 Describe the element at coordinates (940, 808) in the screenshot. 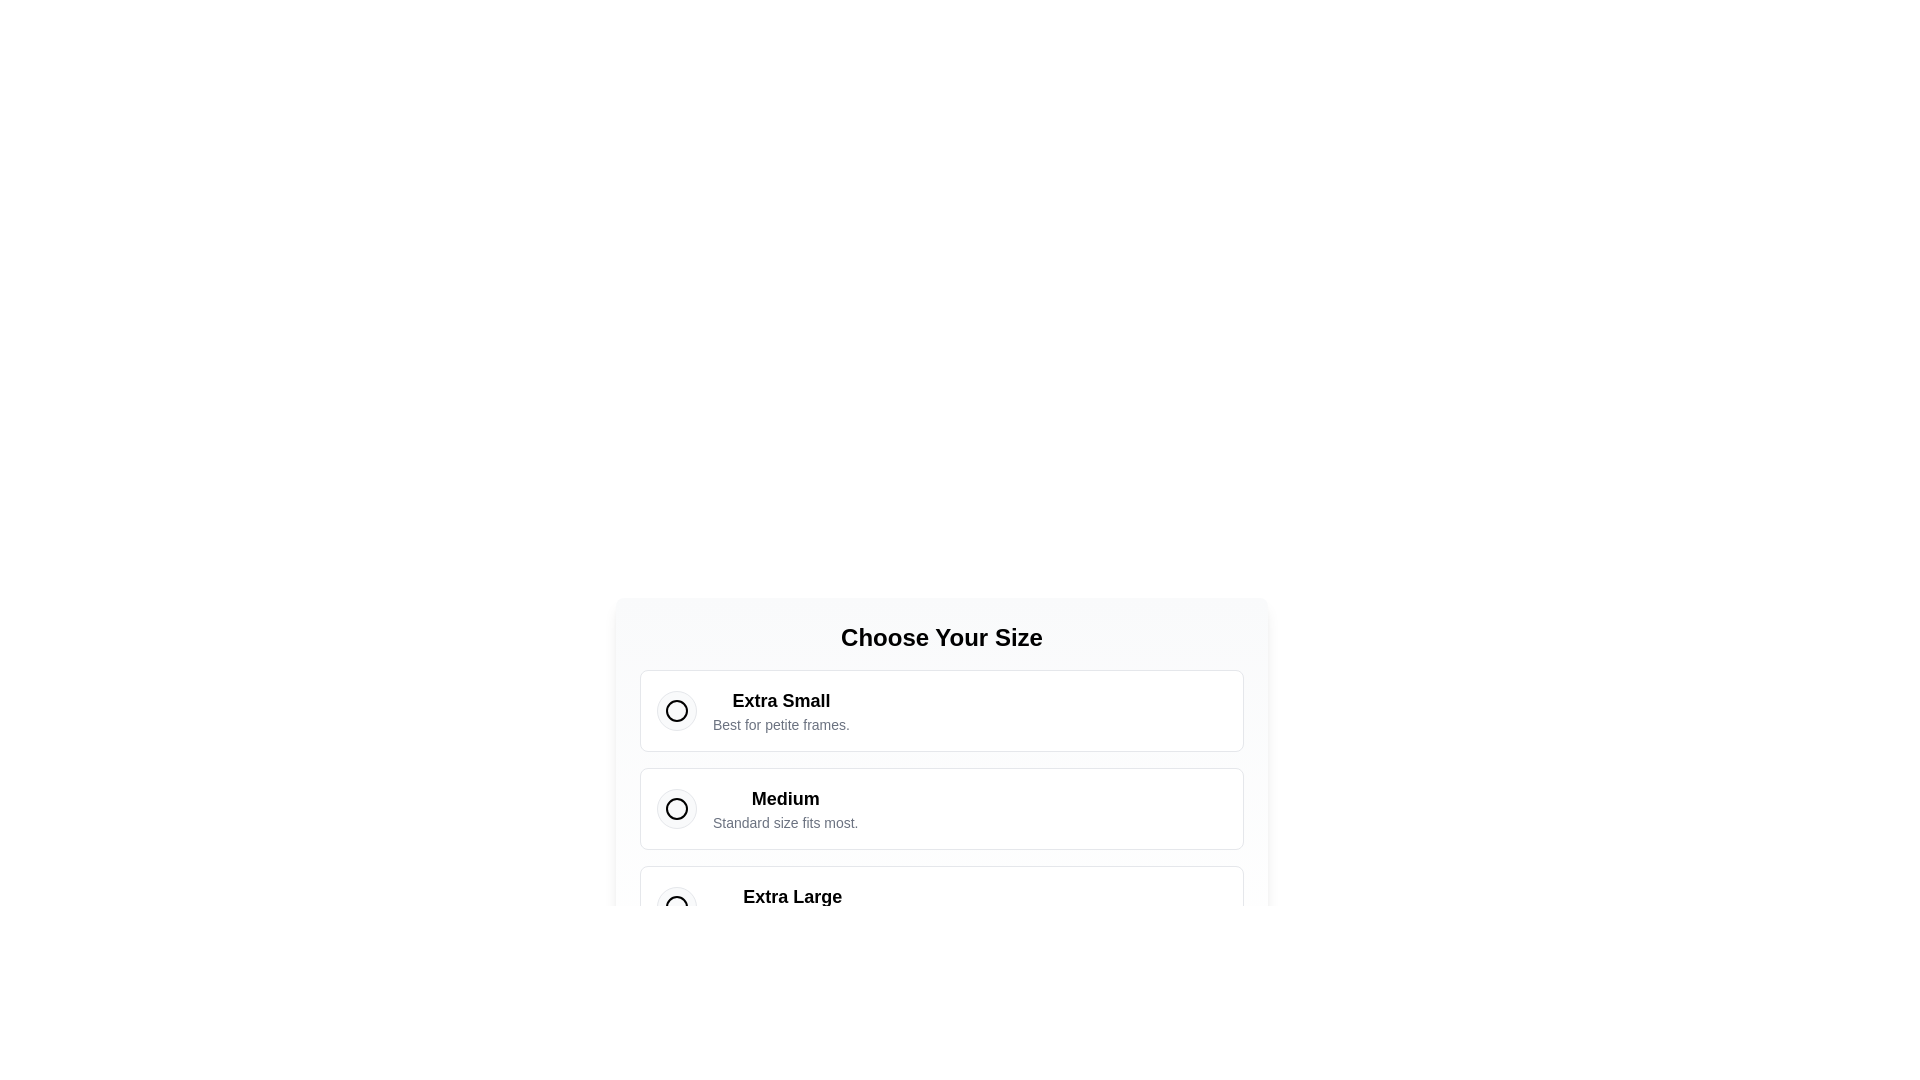

I see `the 'Medium' size option in the 'Choose Your Size' card` at that location.